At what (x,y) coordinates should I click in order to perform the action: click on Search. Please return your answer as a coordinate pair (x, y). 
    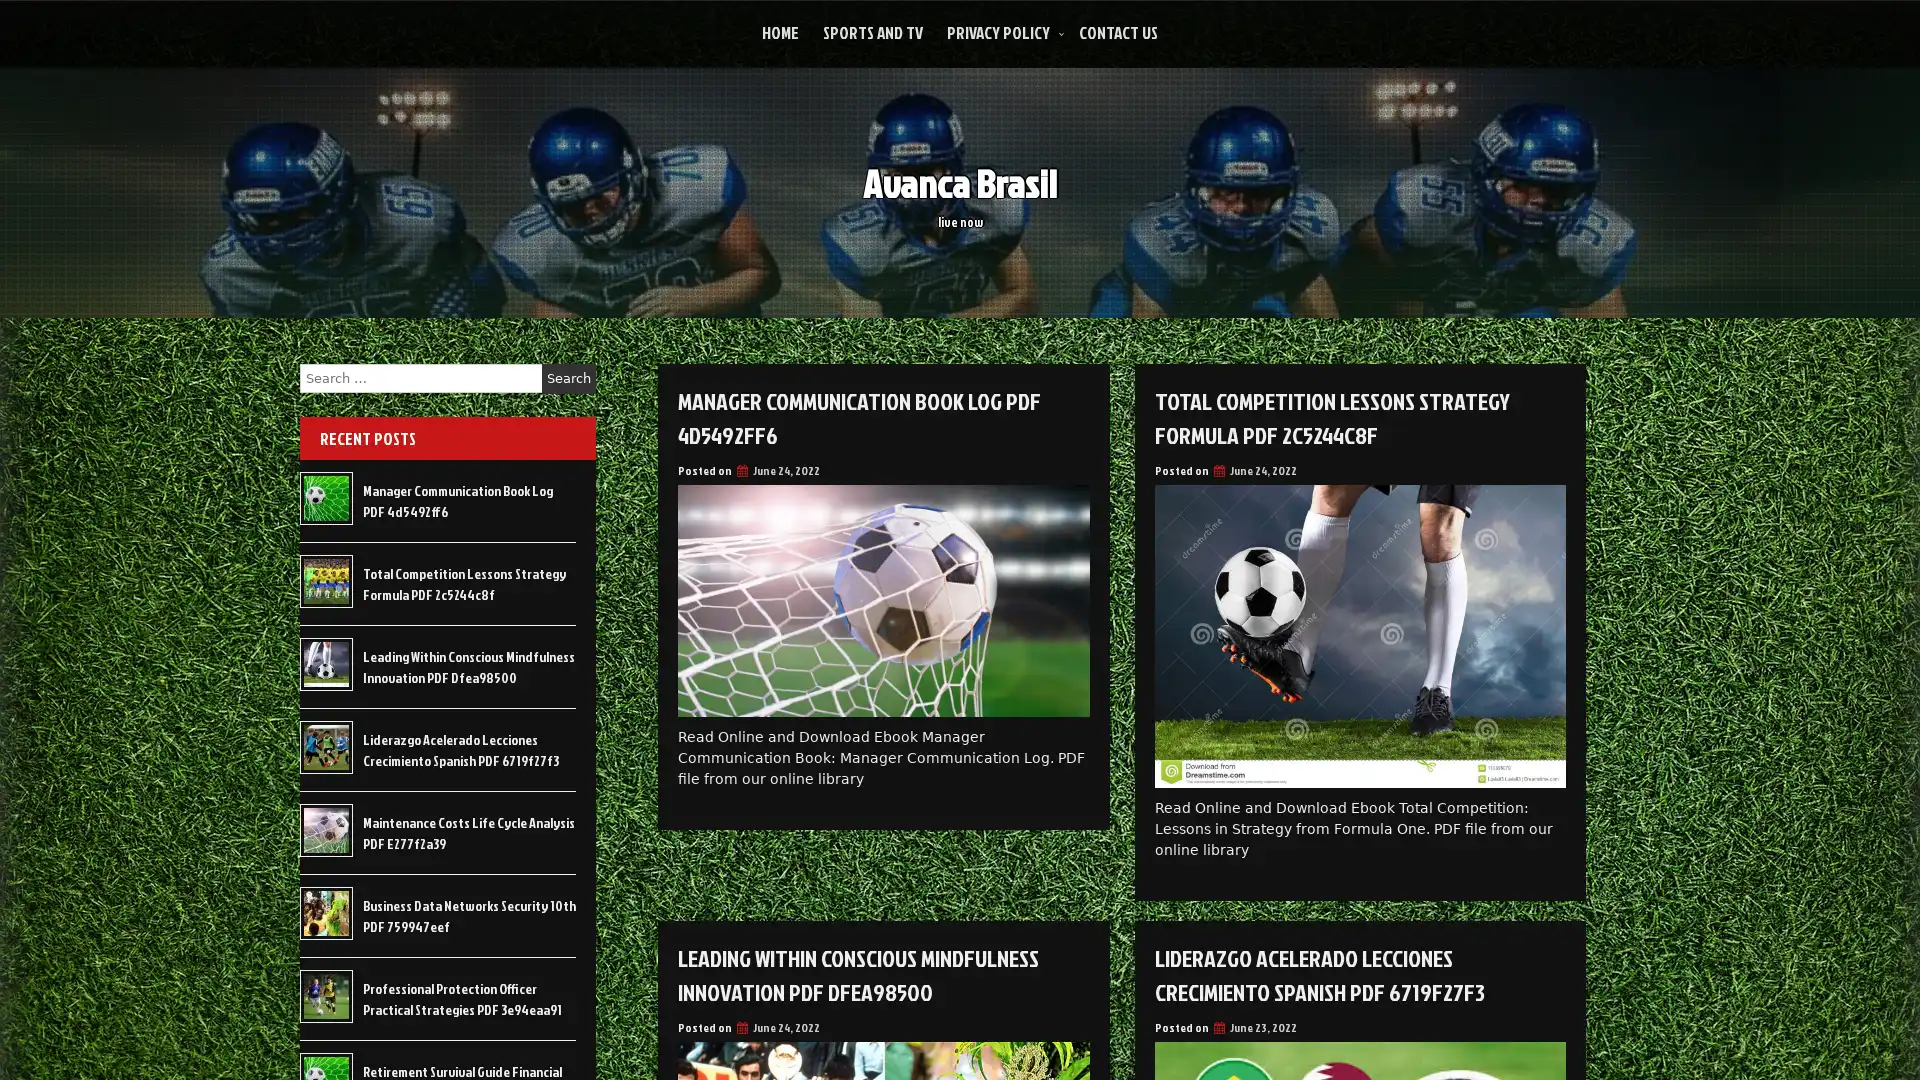
    Looking at the image, I should click on (568, 378).